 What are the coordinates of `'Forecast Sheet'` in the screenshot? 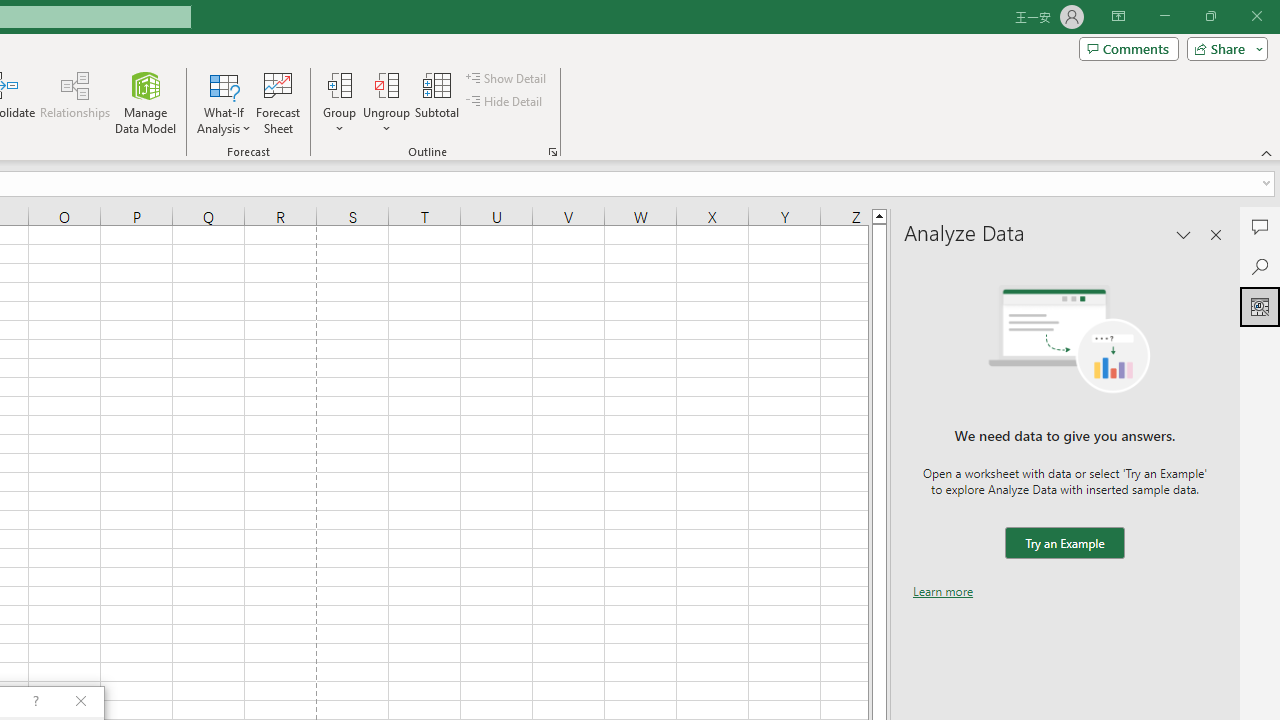 It's located at (277, 103).